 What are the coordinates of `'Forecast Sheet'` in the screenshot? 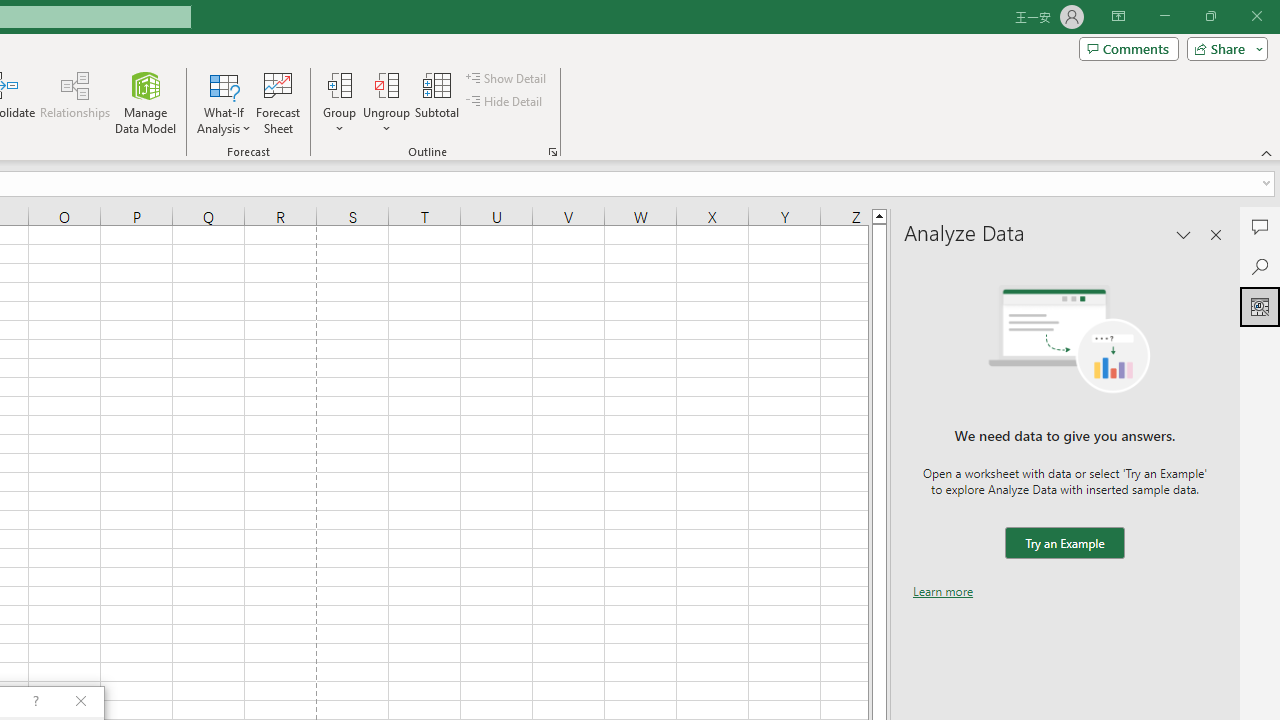 It's located at (277, 103).